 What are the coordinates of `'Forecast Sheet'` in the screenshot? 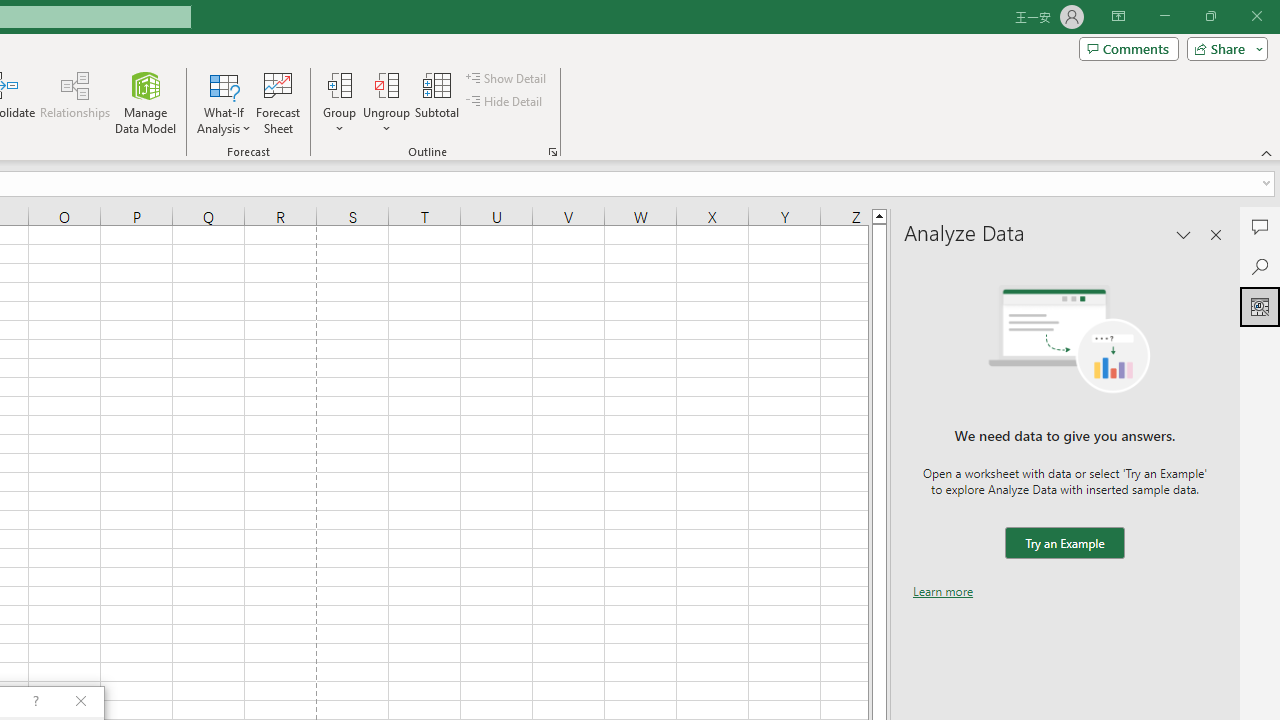 It's located at (277, 103).